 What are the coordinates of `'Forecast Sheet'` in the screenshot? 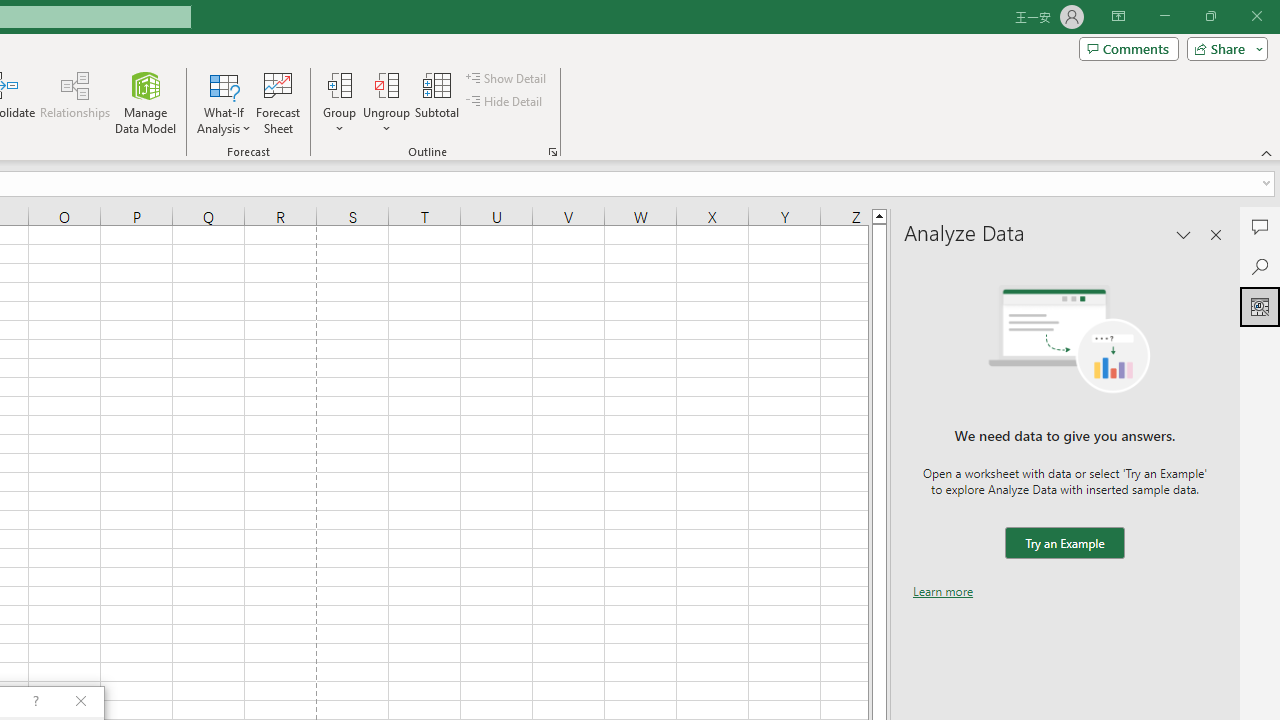 It's located at (277, 103).